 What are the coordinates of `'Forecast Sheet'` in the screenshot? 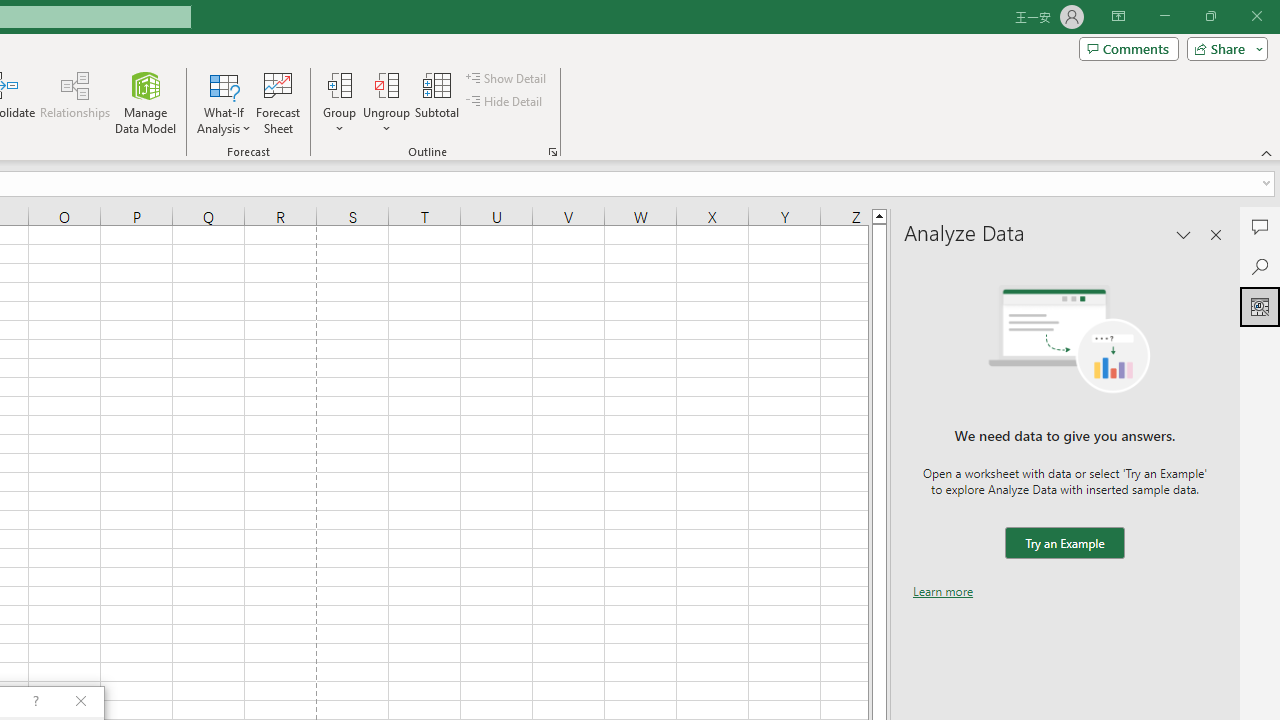 It's located at (277, 103).